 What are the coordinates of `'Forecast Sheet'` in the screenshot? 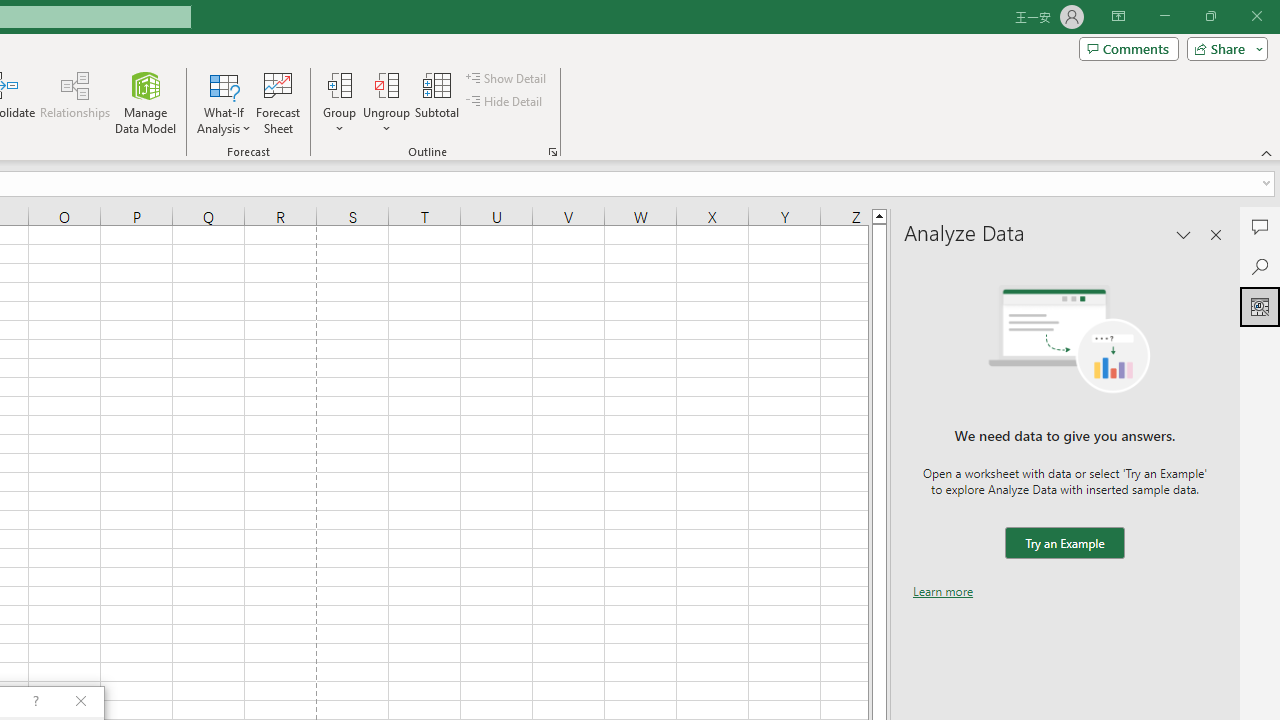 It's located at (277, 103).